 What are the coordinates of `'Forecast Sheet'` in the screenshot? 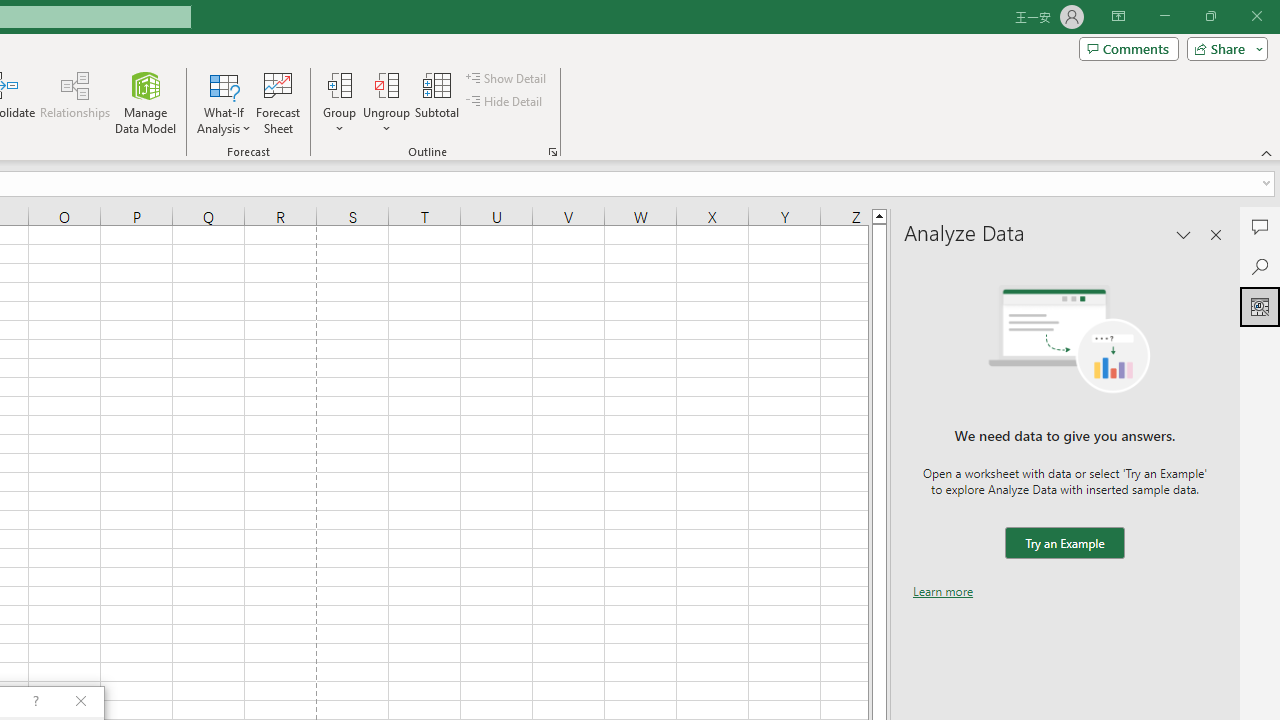 It's located at (277, 103).